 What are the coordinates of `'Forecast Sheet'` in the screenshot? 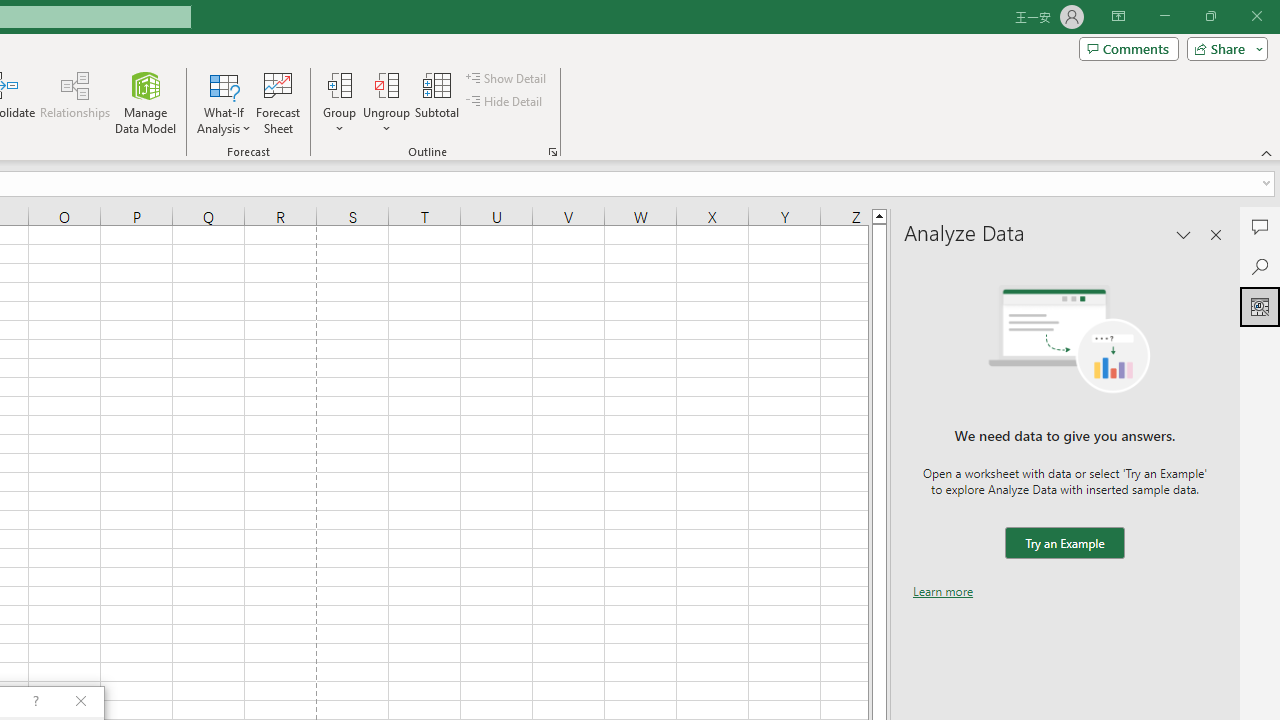 It's located at (277, 103).